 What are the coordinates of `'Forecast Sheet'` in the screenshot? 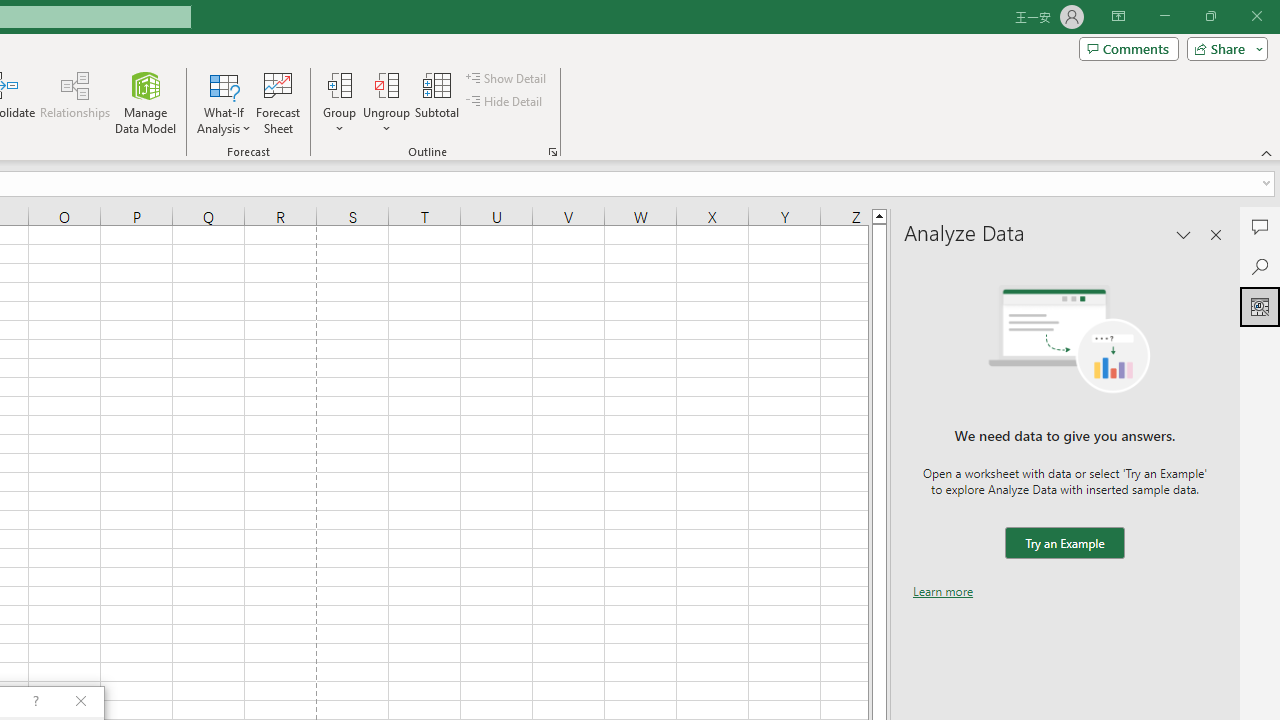 It's located at (277, 103).